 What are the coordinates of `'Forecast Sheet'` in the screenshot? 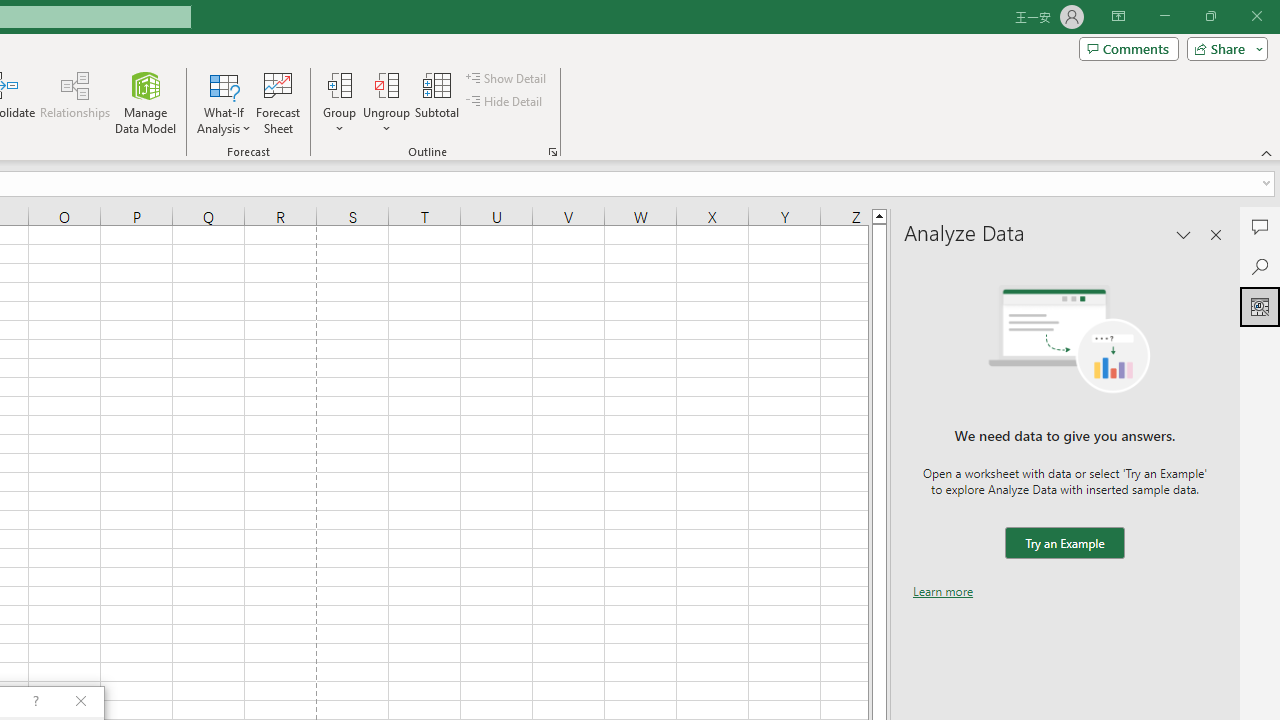 It's located at (277, 103).